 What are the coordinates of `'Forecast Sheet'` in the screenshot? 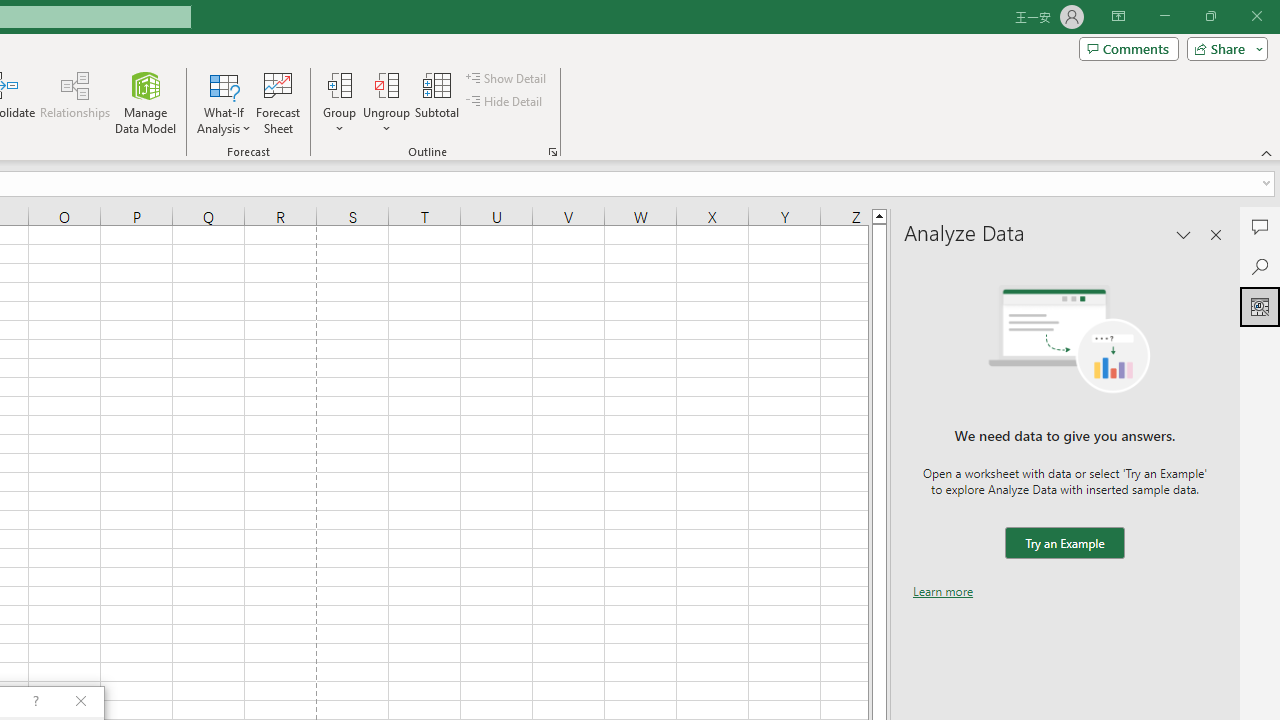 It's located at (277, 103).